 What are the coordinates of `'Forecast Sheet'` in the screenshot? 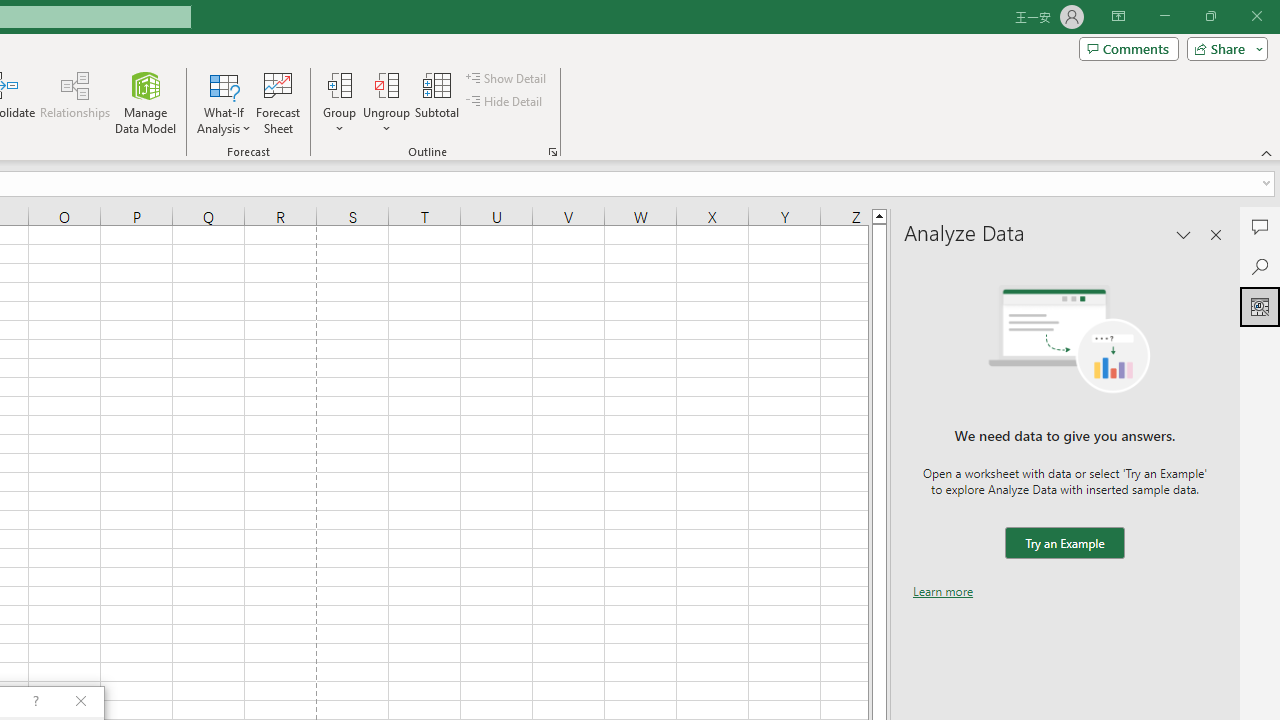 It's located at (277, 103).